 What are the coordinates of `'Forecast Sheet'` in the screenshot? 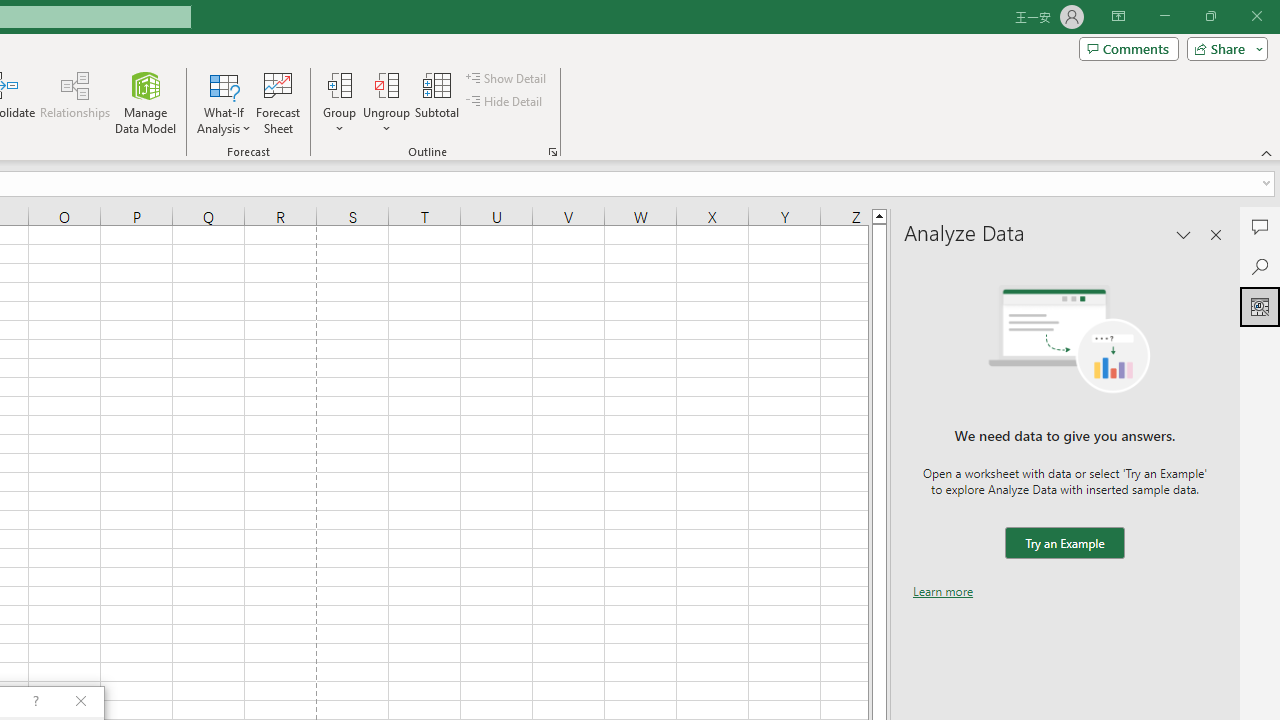 It's located at (277, 103).